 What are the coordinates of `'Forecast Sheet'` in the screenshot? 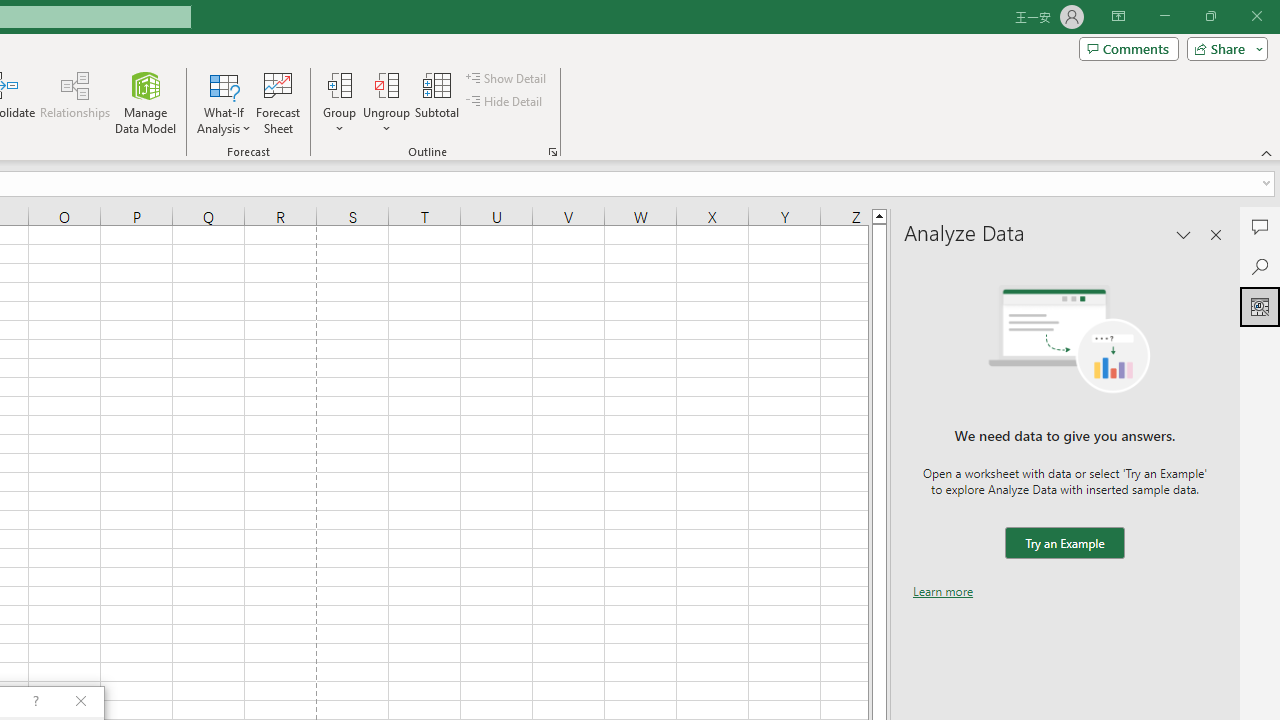 It's located at (277, 103).